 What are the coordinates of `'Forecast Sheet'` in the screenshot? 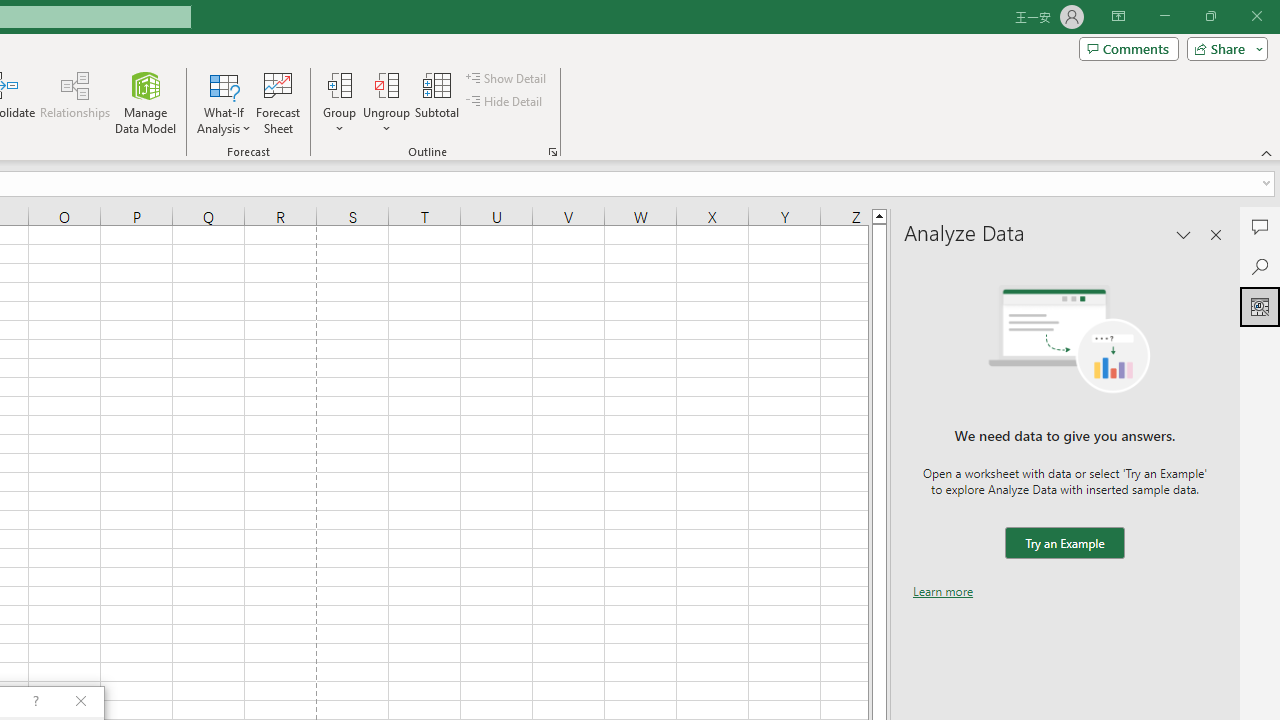 It's located at (277, 103).